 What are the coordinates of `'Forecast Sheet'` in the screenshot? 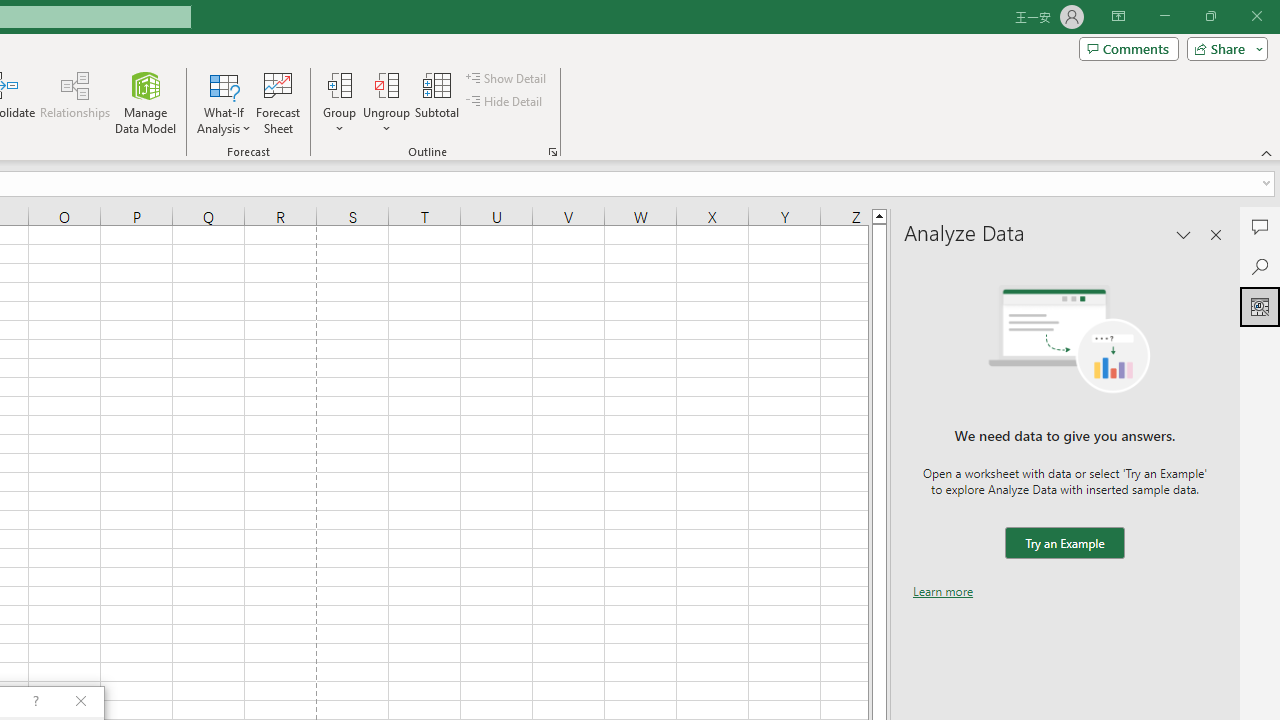 It's located at (277, 103).